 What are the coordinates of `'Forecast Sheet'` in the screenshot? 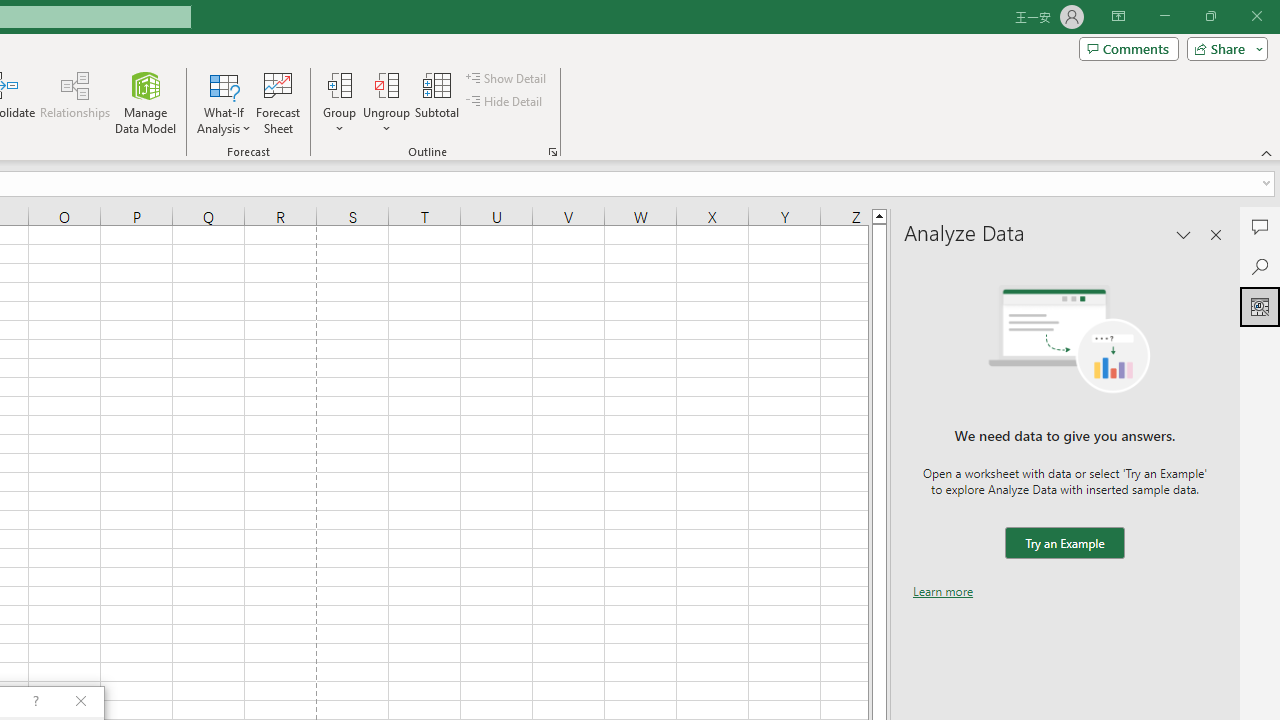 It's located at (277, 103).